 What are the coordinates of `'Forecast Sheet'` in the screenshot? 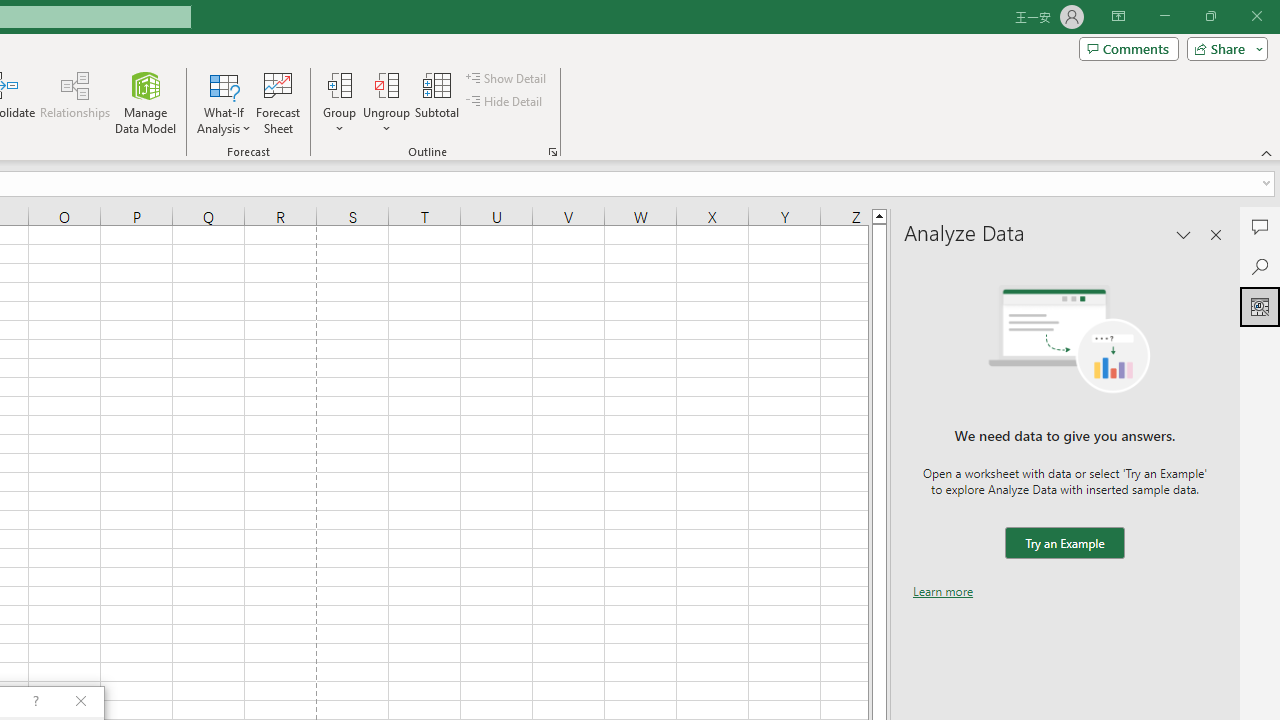 It's located at (277, 103).